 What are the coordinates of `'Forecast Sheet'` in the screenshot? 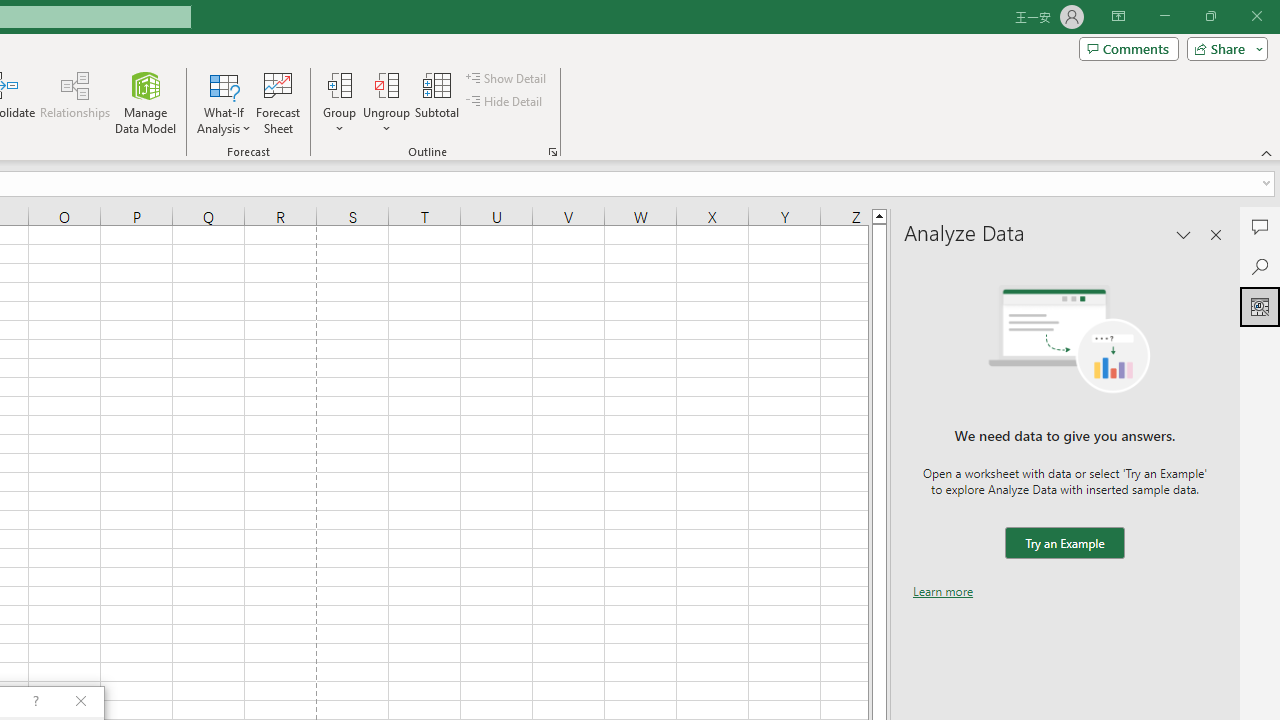 It's located at (277, 103).